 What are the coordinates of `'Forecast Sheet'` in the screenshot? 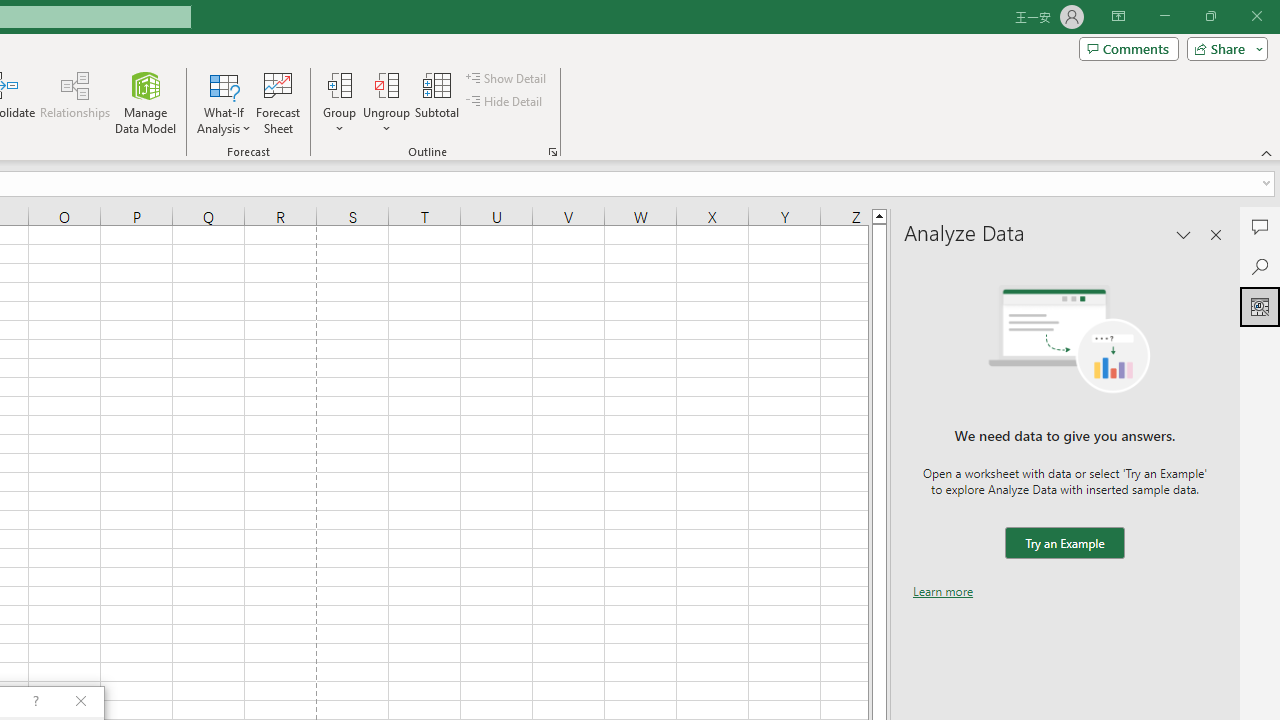 It's located at (277, 103).